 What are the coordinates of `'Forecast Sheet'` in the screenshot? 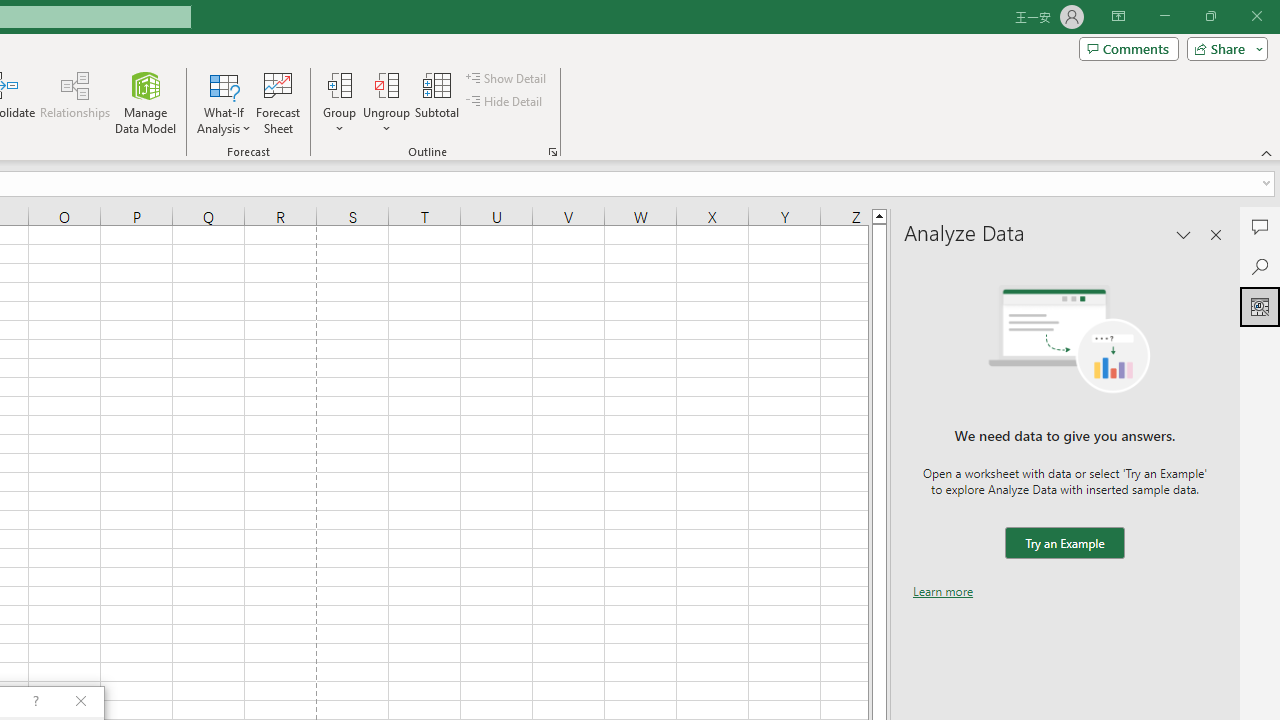 It's located at (277, 103).